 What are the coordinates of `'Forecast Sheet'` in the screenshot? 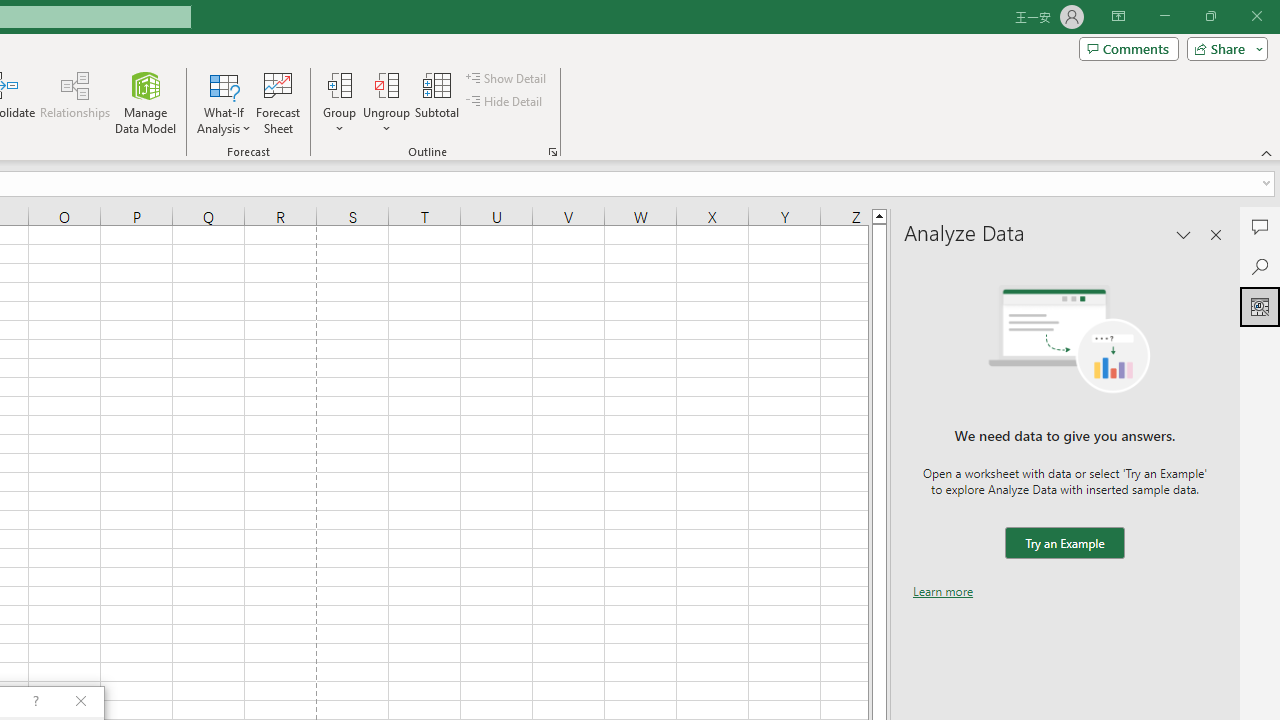 It's located at (277, 103).